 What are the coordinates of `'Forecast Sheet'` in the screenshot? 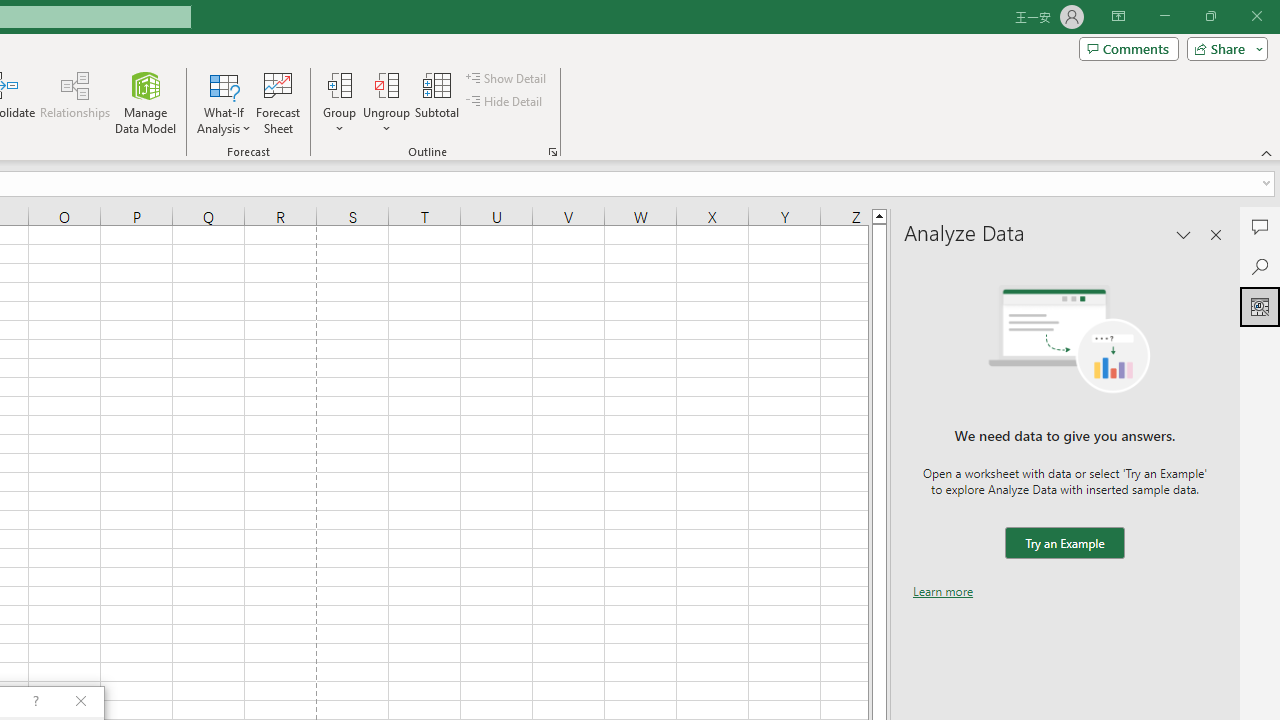 It's located at (277, 103).